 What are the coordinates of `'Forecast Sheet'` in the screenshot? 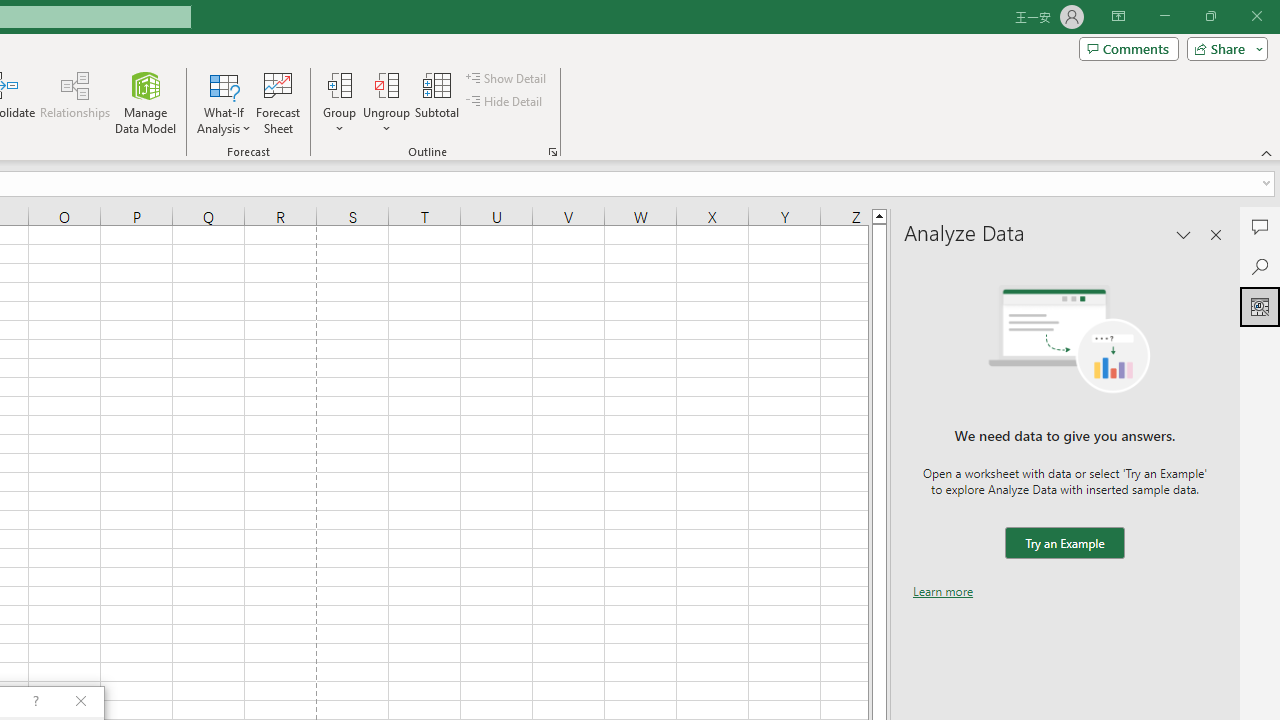 It's located at (277, 103).